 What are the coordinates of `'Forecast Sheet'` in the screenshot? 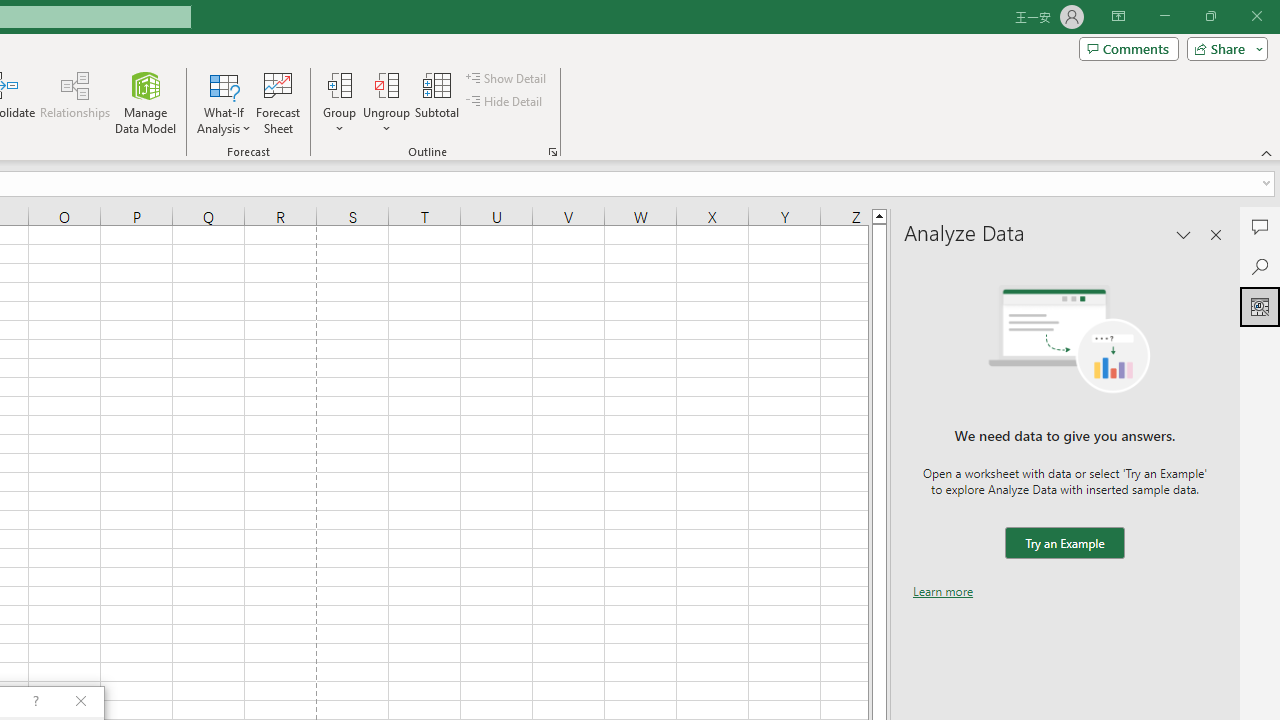 It's located at (277, 103).